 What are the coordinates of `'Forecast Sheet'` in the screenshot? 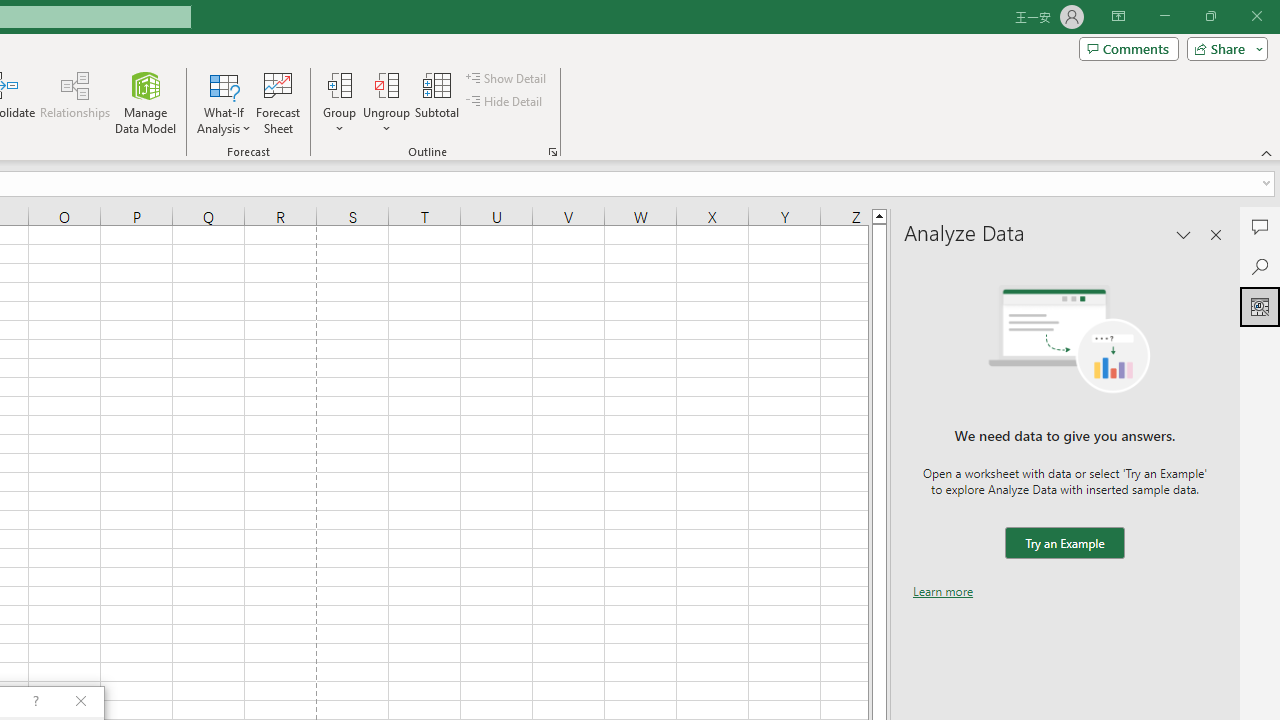 It's located at (277, 103).